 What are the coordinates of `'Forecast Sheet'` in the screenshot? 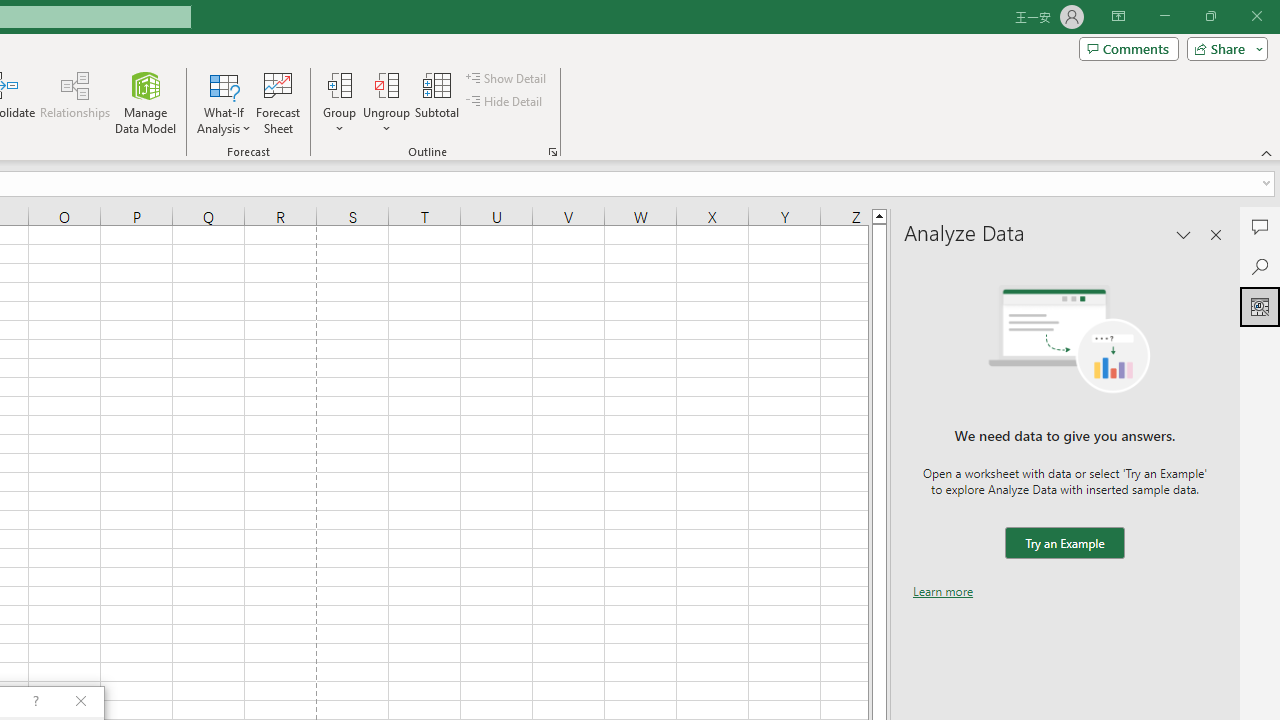 It's located at (277, 103).